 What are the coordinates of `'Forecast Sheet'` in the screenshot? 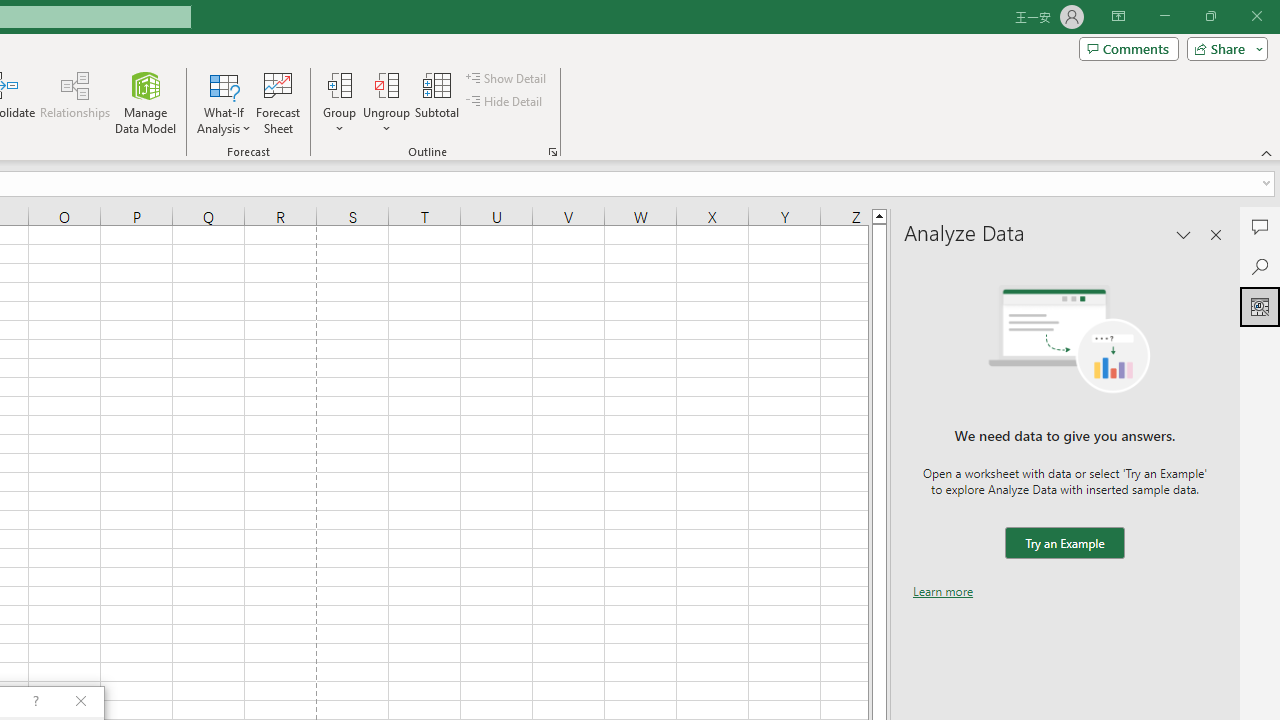 It's located at (277, 103).